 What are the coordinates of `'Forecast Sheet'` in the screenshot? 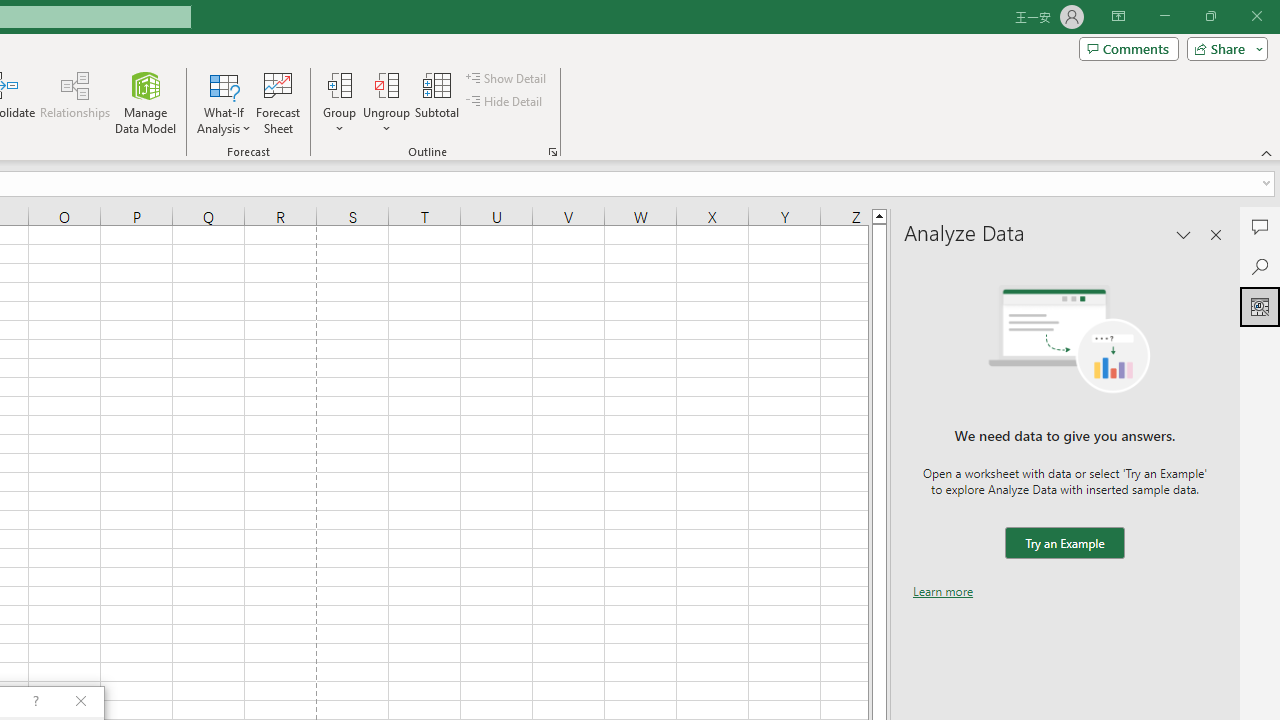 It's located at (277, 103).